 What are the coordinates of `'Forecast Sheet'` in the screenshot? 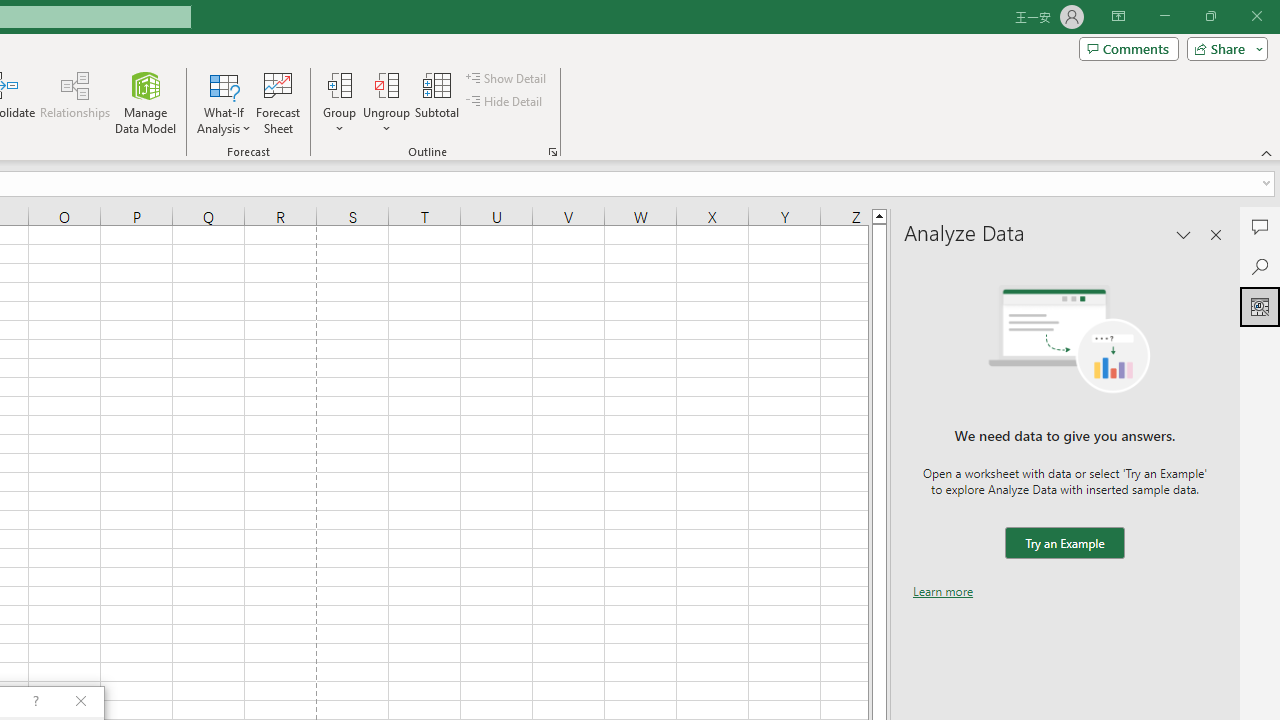 It's located at (277, 103).